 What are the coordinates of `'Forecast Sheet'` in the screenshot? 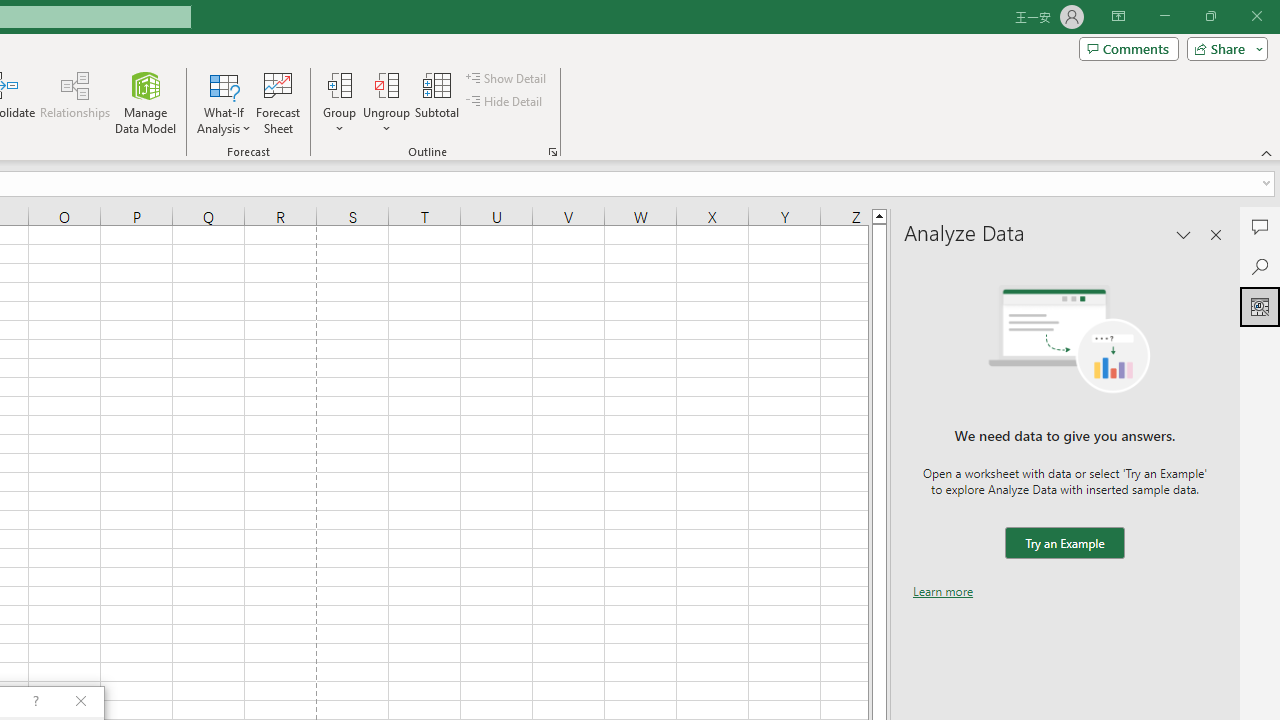 It's located at (277, 103).